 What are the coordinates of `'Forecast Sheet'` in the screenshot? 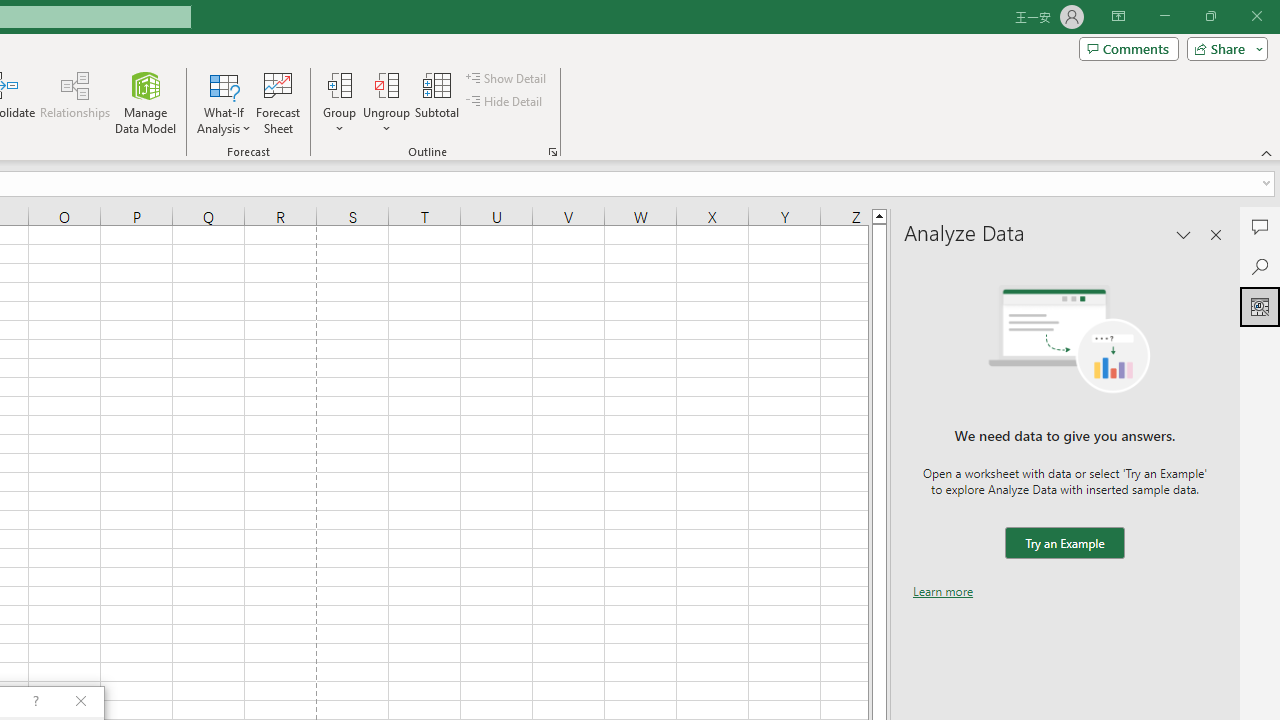 It's located at (277, 103).